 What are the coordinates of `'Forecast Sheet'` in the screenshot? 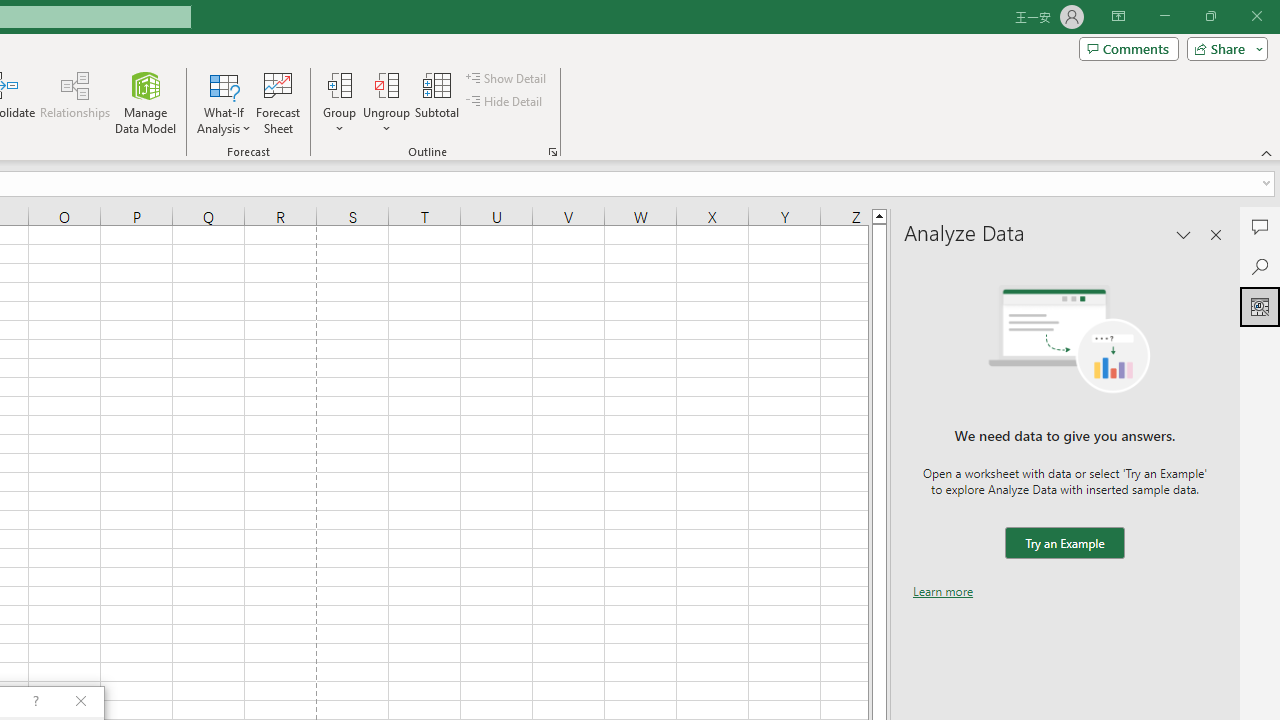 It's located at (277, 103).